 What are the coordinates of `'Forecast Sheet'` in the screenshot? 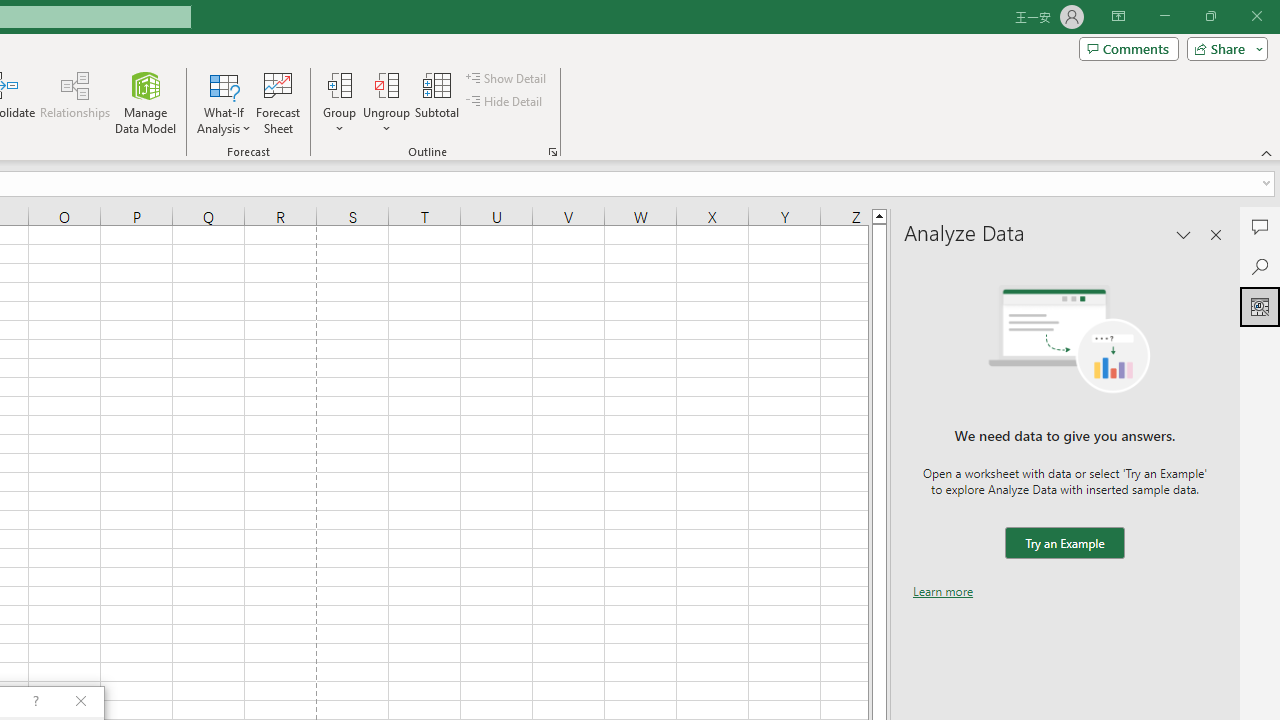 It's located at (277, 103).